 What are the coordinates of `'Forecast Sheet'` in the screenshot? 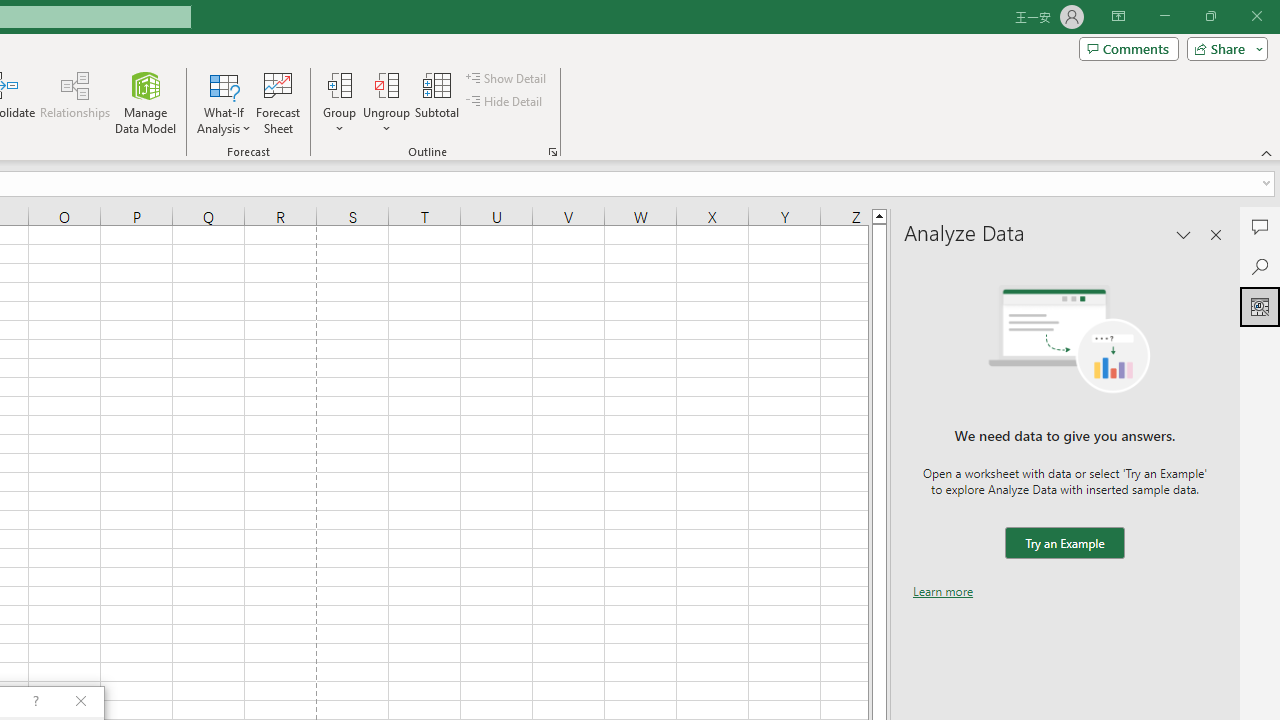 It's located at (277, 103).